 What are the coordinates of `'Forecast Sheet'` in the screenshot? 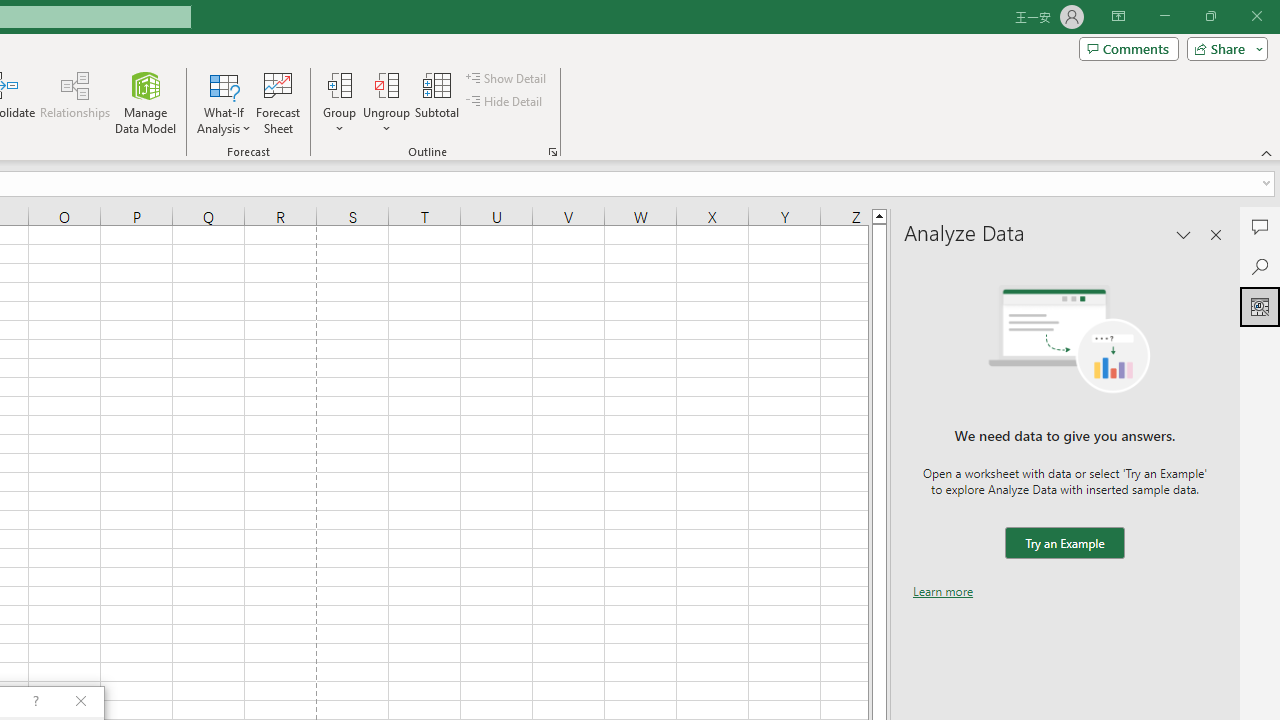 It's located at (277, 103).